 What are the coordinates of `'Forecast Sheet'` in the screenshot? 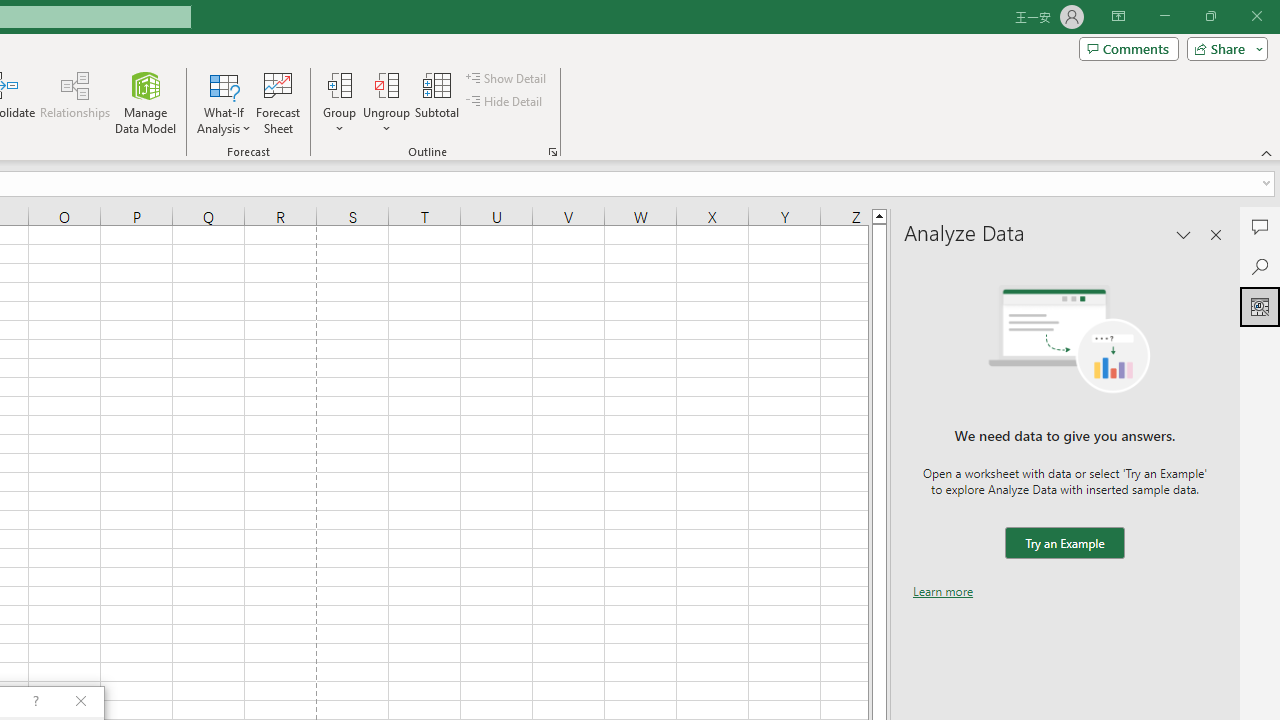 It's located at (277, 103).